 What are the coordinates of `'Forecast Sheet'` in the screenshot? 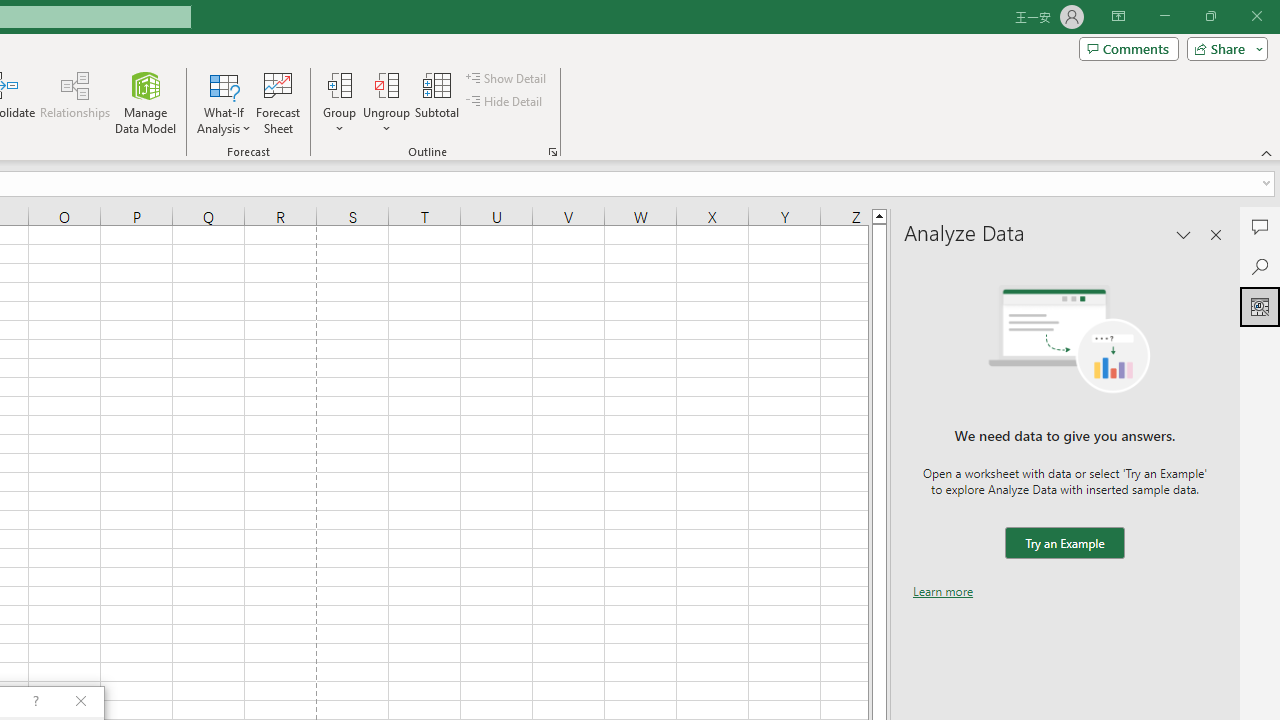 It's located at (277, 103).